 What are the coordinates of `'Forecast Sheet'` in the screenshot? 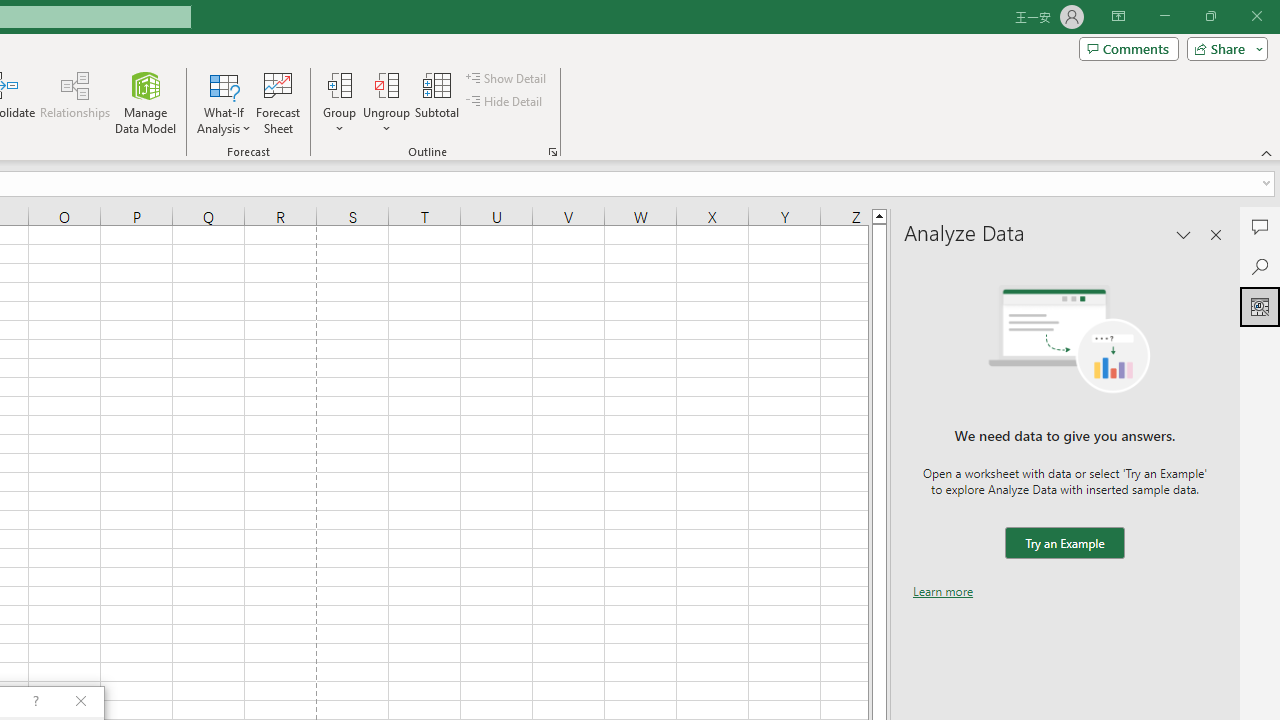 It's located at (277, 103).